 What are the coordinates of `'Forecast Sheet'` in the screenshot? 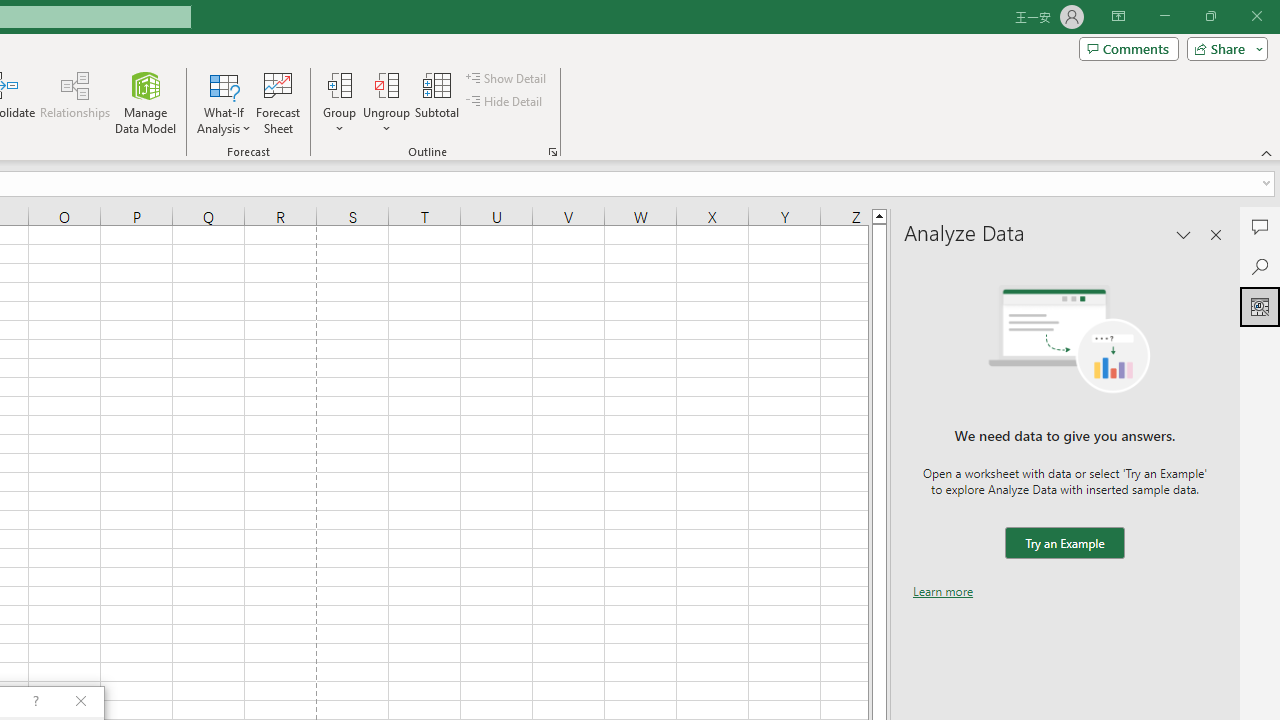 It's located at (277, 103).